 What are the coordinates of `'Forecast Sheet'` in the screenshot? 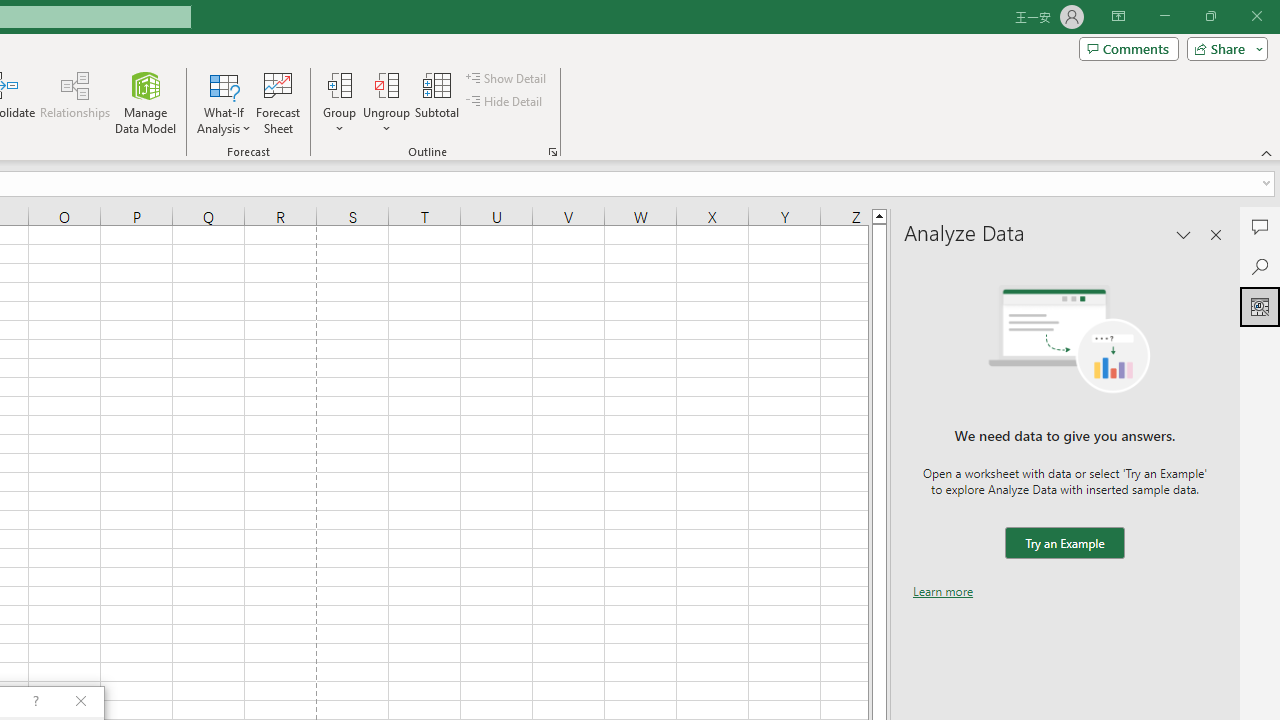 It's located at (277, 103).